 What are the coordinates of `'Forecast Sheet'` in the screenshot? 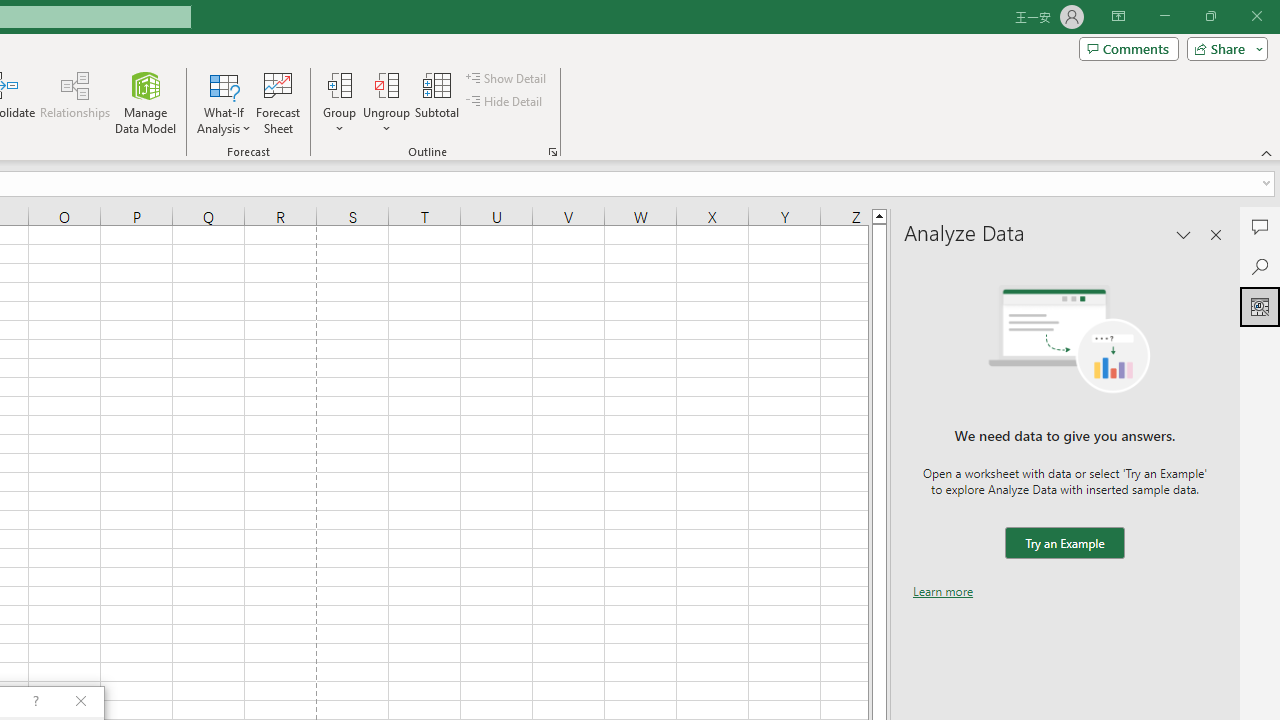 It's located at (277, 103).